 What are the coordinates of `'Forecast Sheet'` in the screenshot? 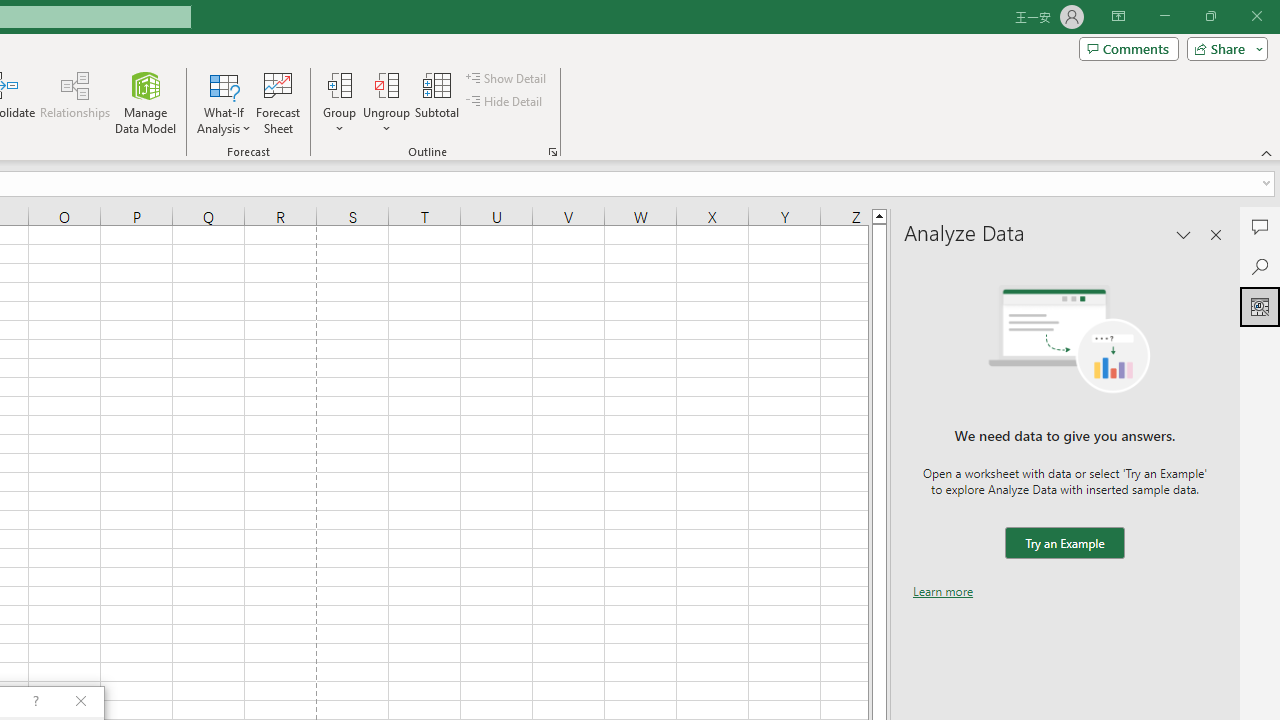 It's located at (277, 103).